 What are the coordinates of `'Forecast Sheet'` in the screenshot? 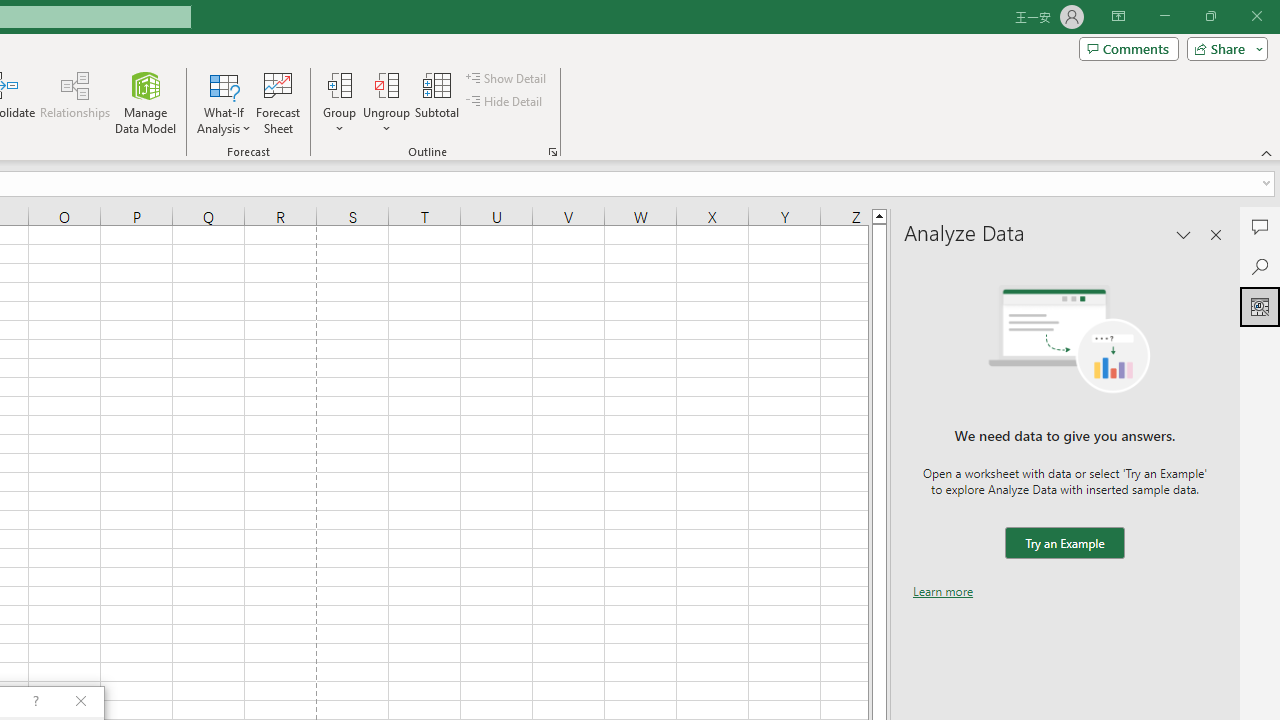 It's located at (277, 103).